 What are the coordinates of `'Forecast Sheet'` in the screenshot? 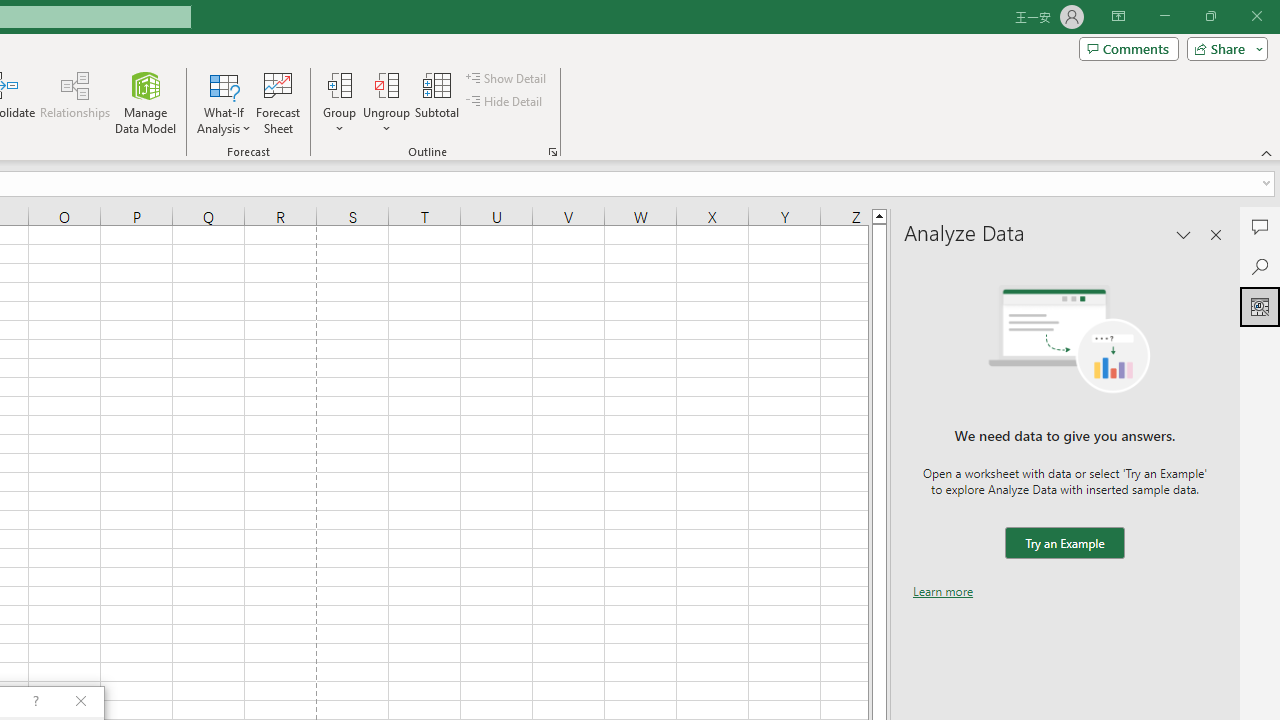 It's located at (277, 103).